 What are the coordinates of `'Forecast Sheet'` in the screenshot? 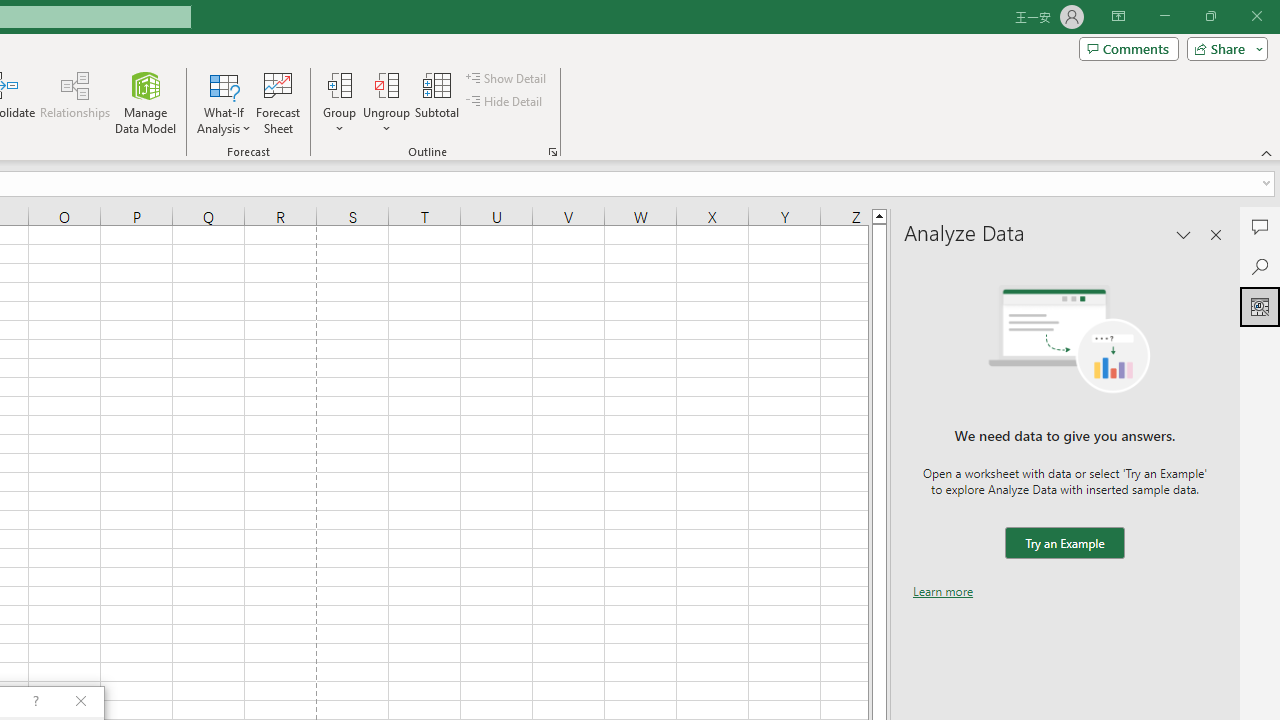 It's located at (277, 103).